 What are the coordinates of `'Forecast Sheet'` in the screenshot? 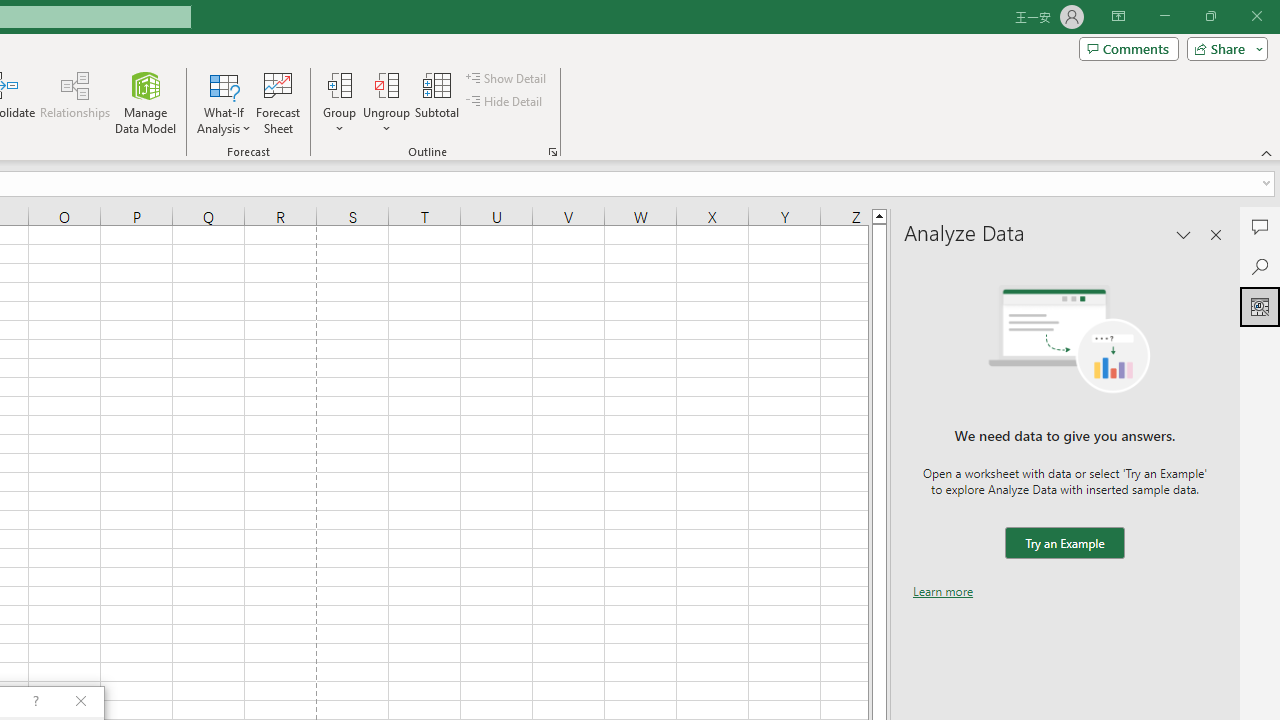 It's located at (277, 103).